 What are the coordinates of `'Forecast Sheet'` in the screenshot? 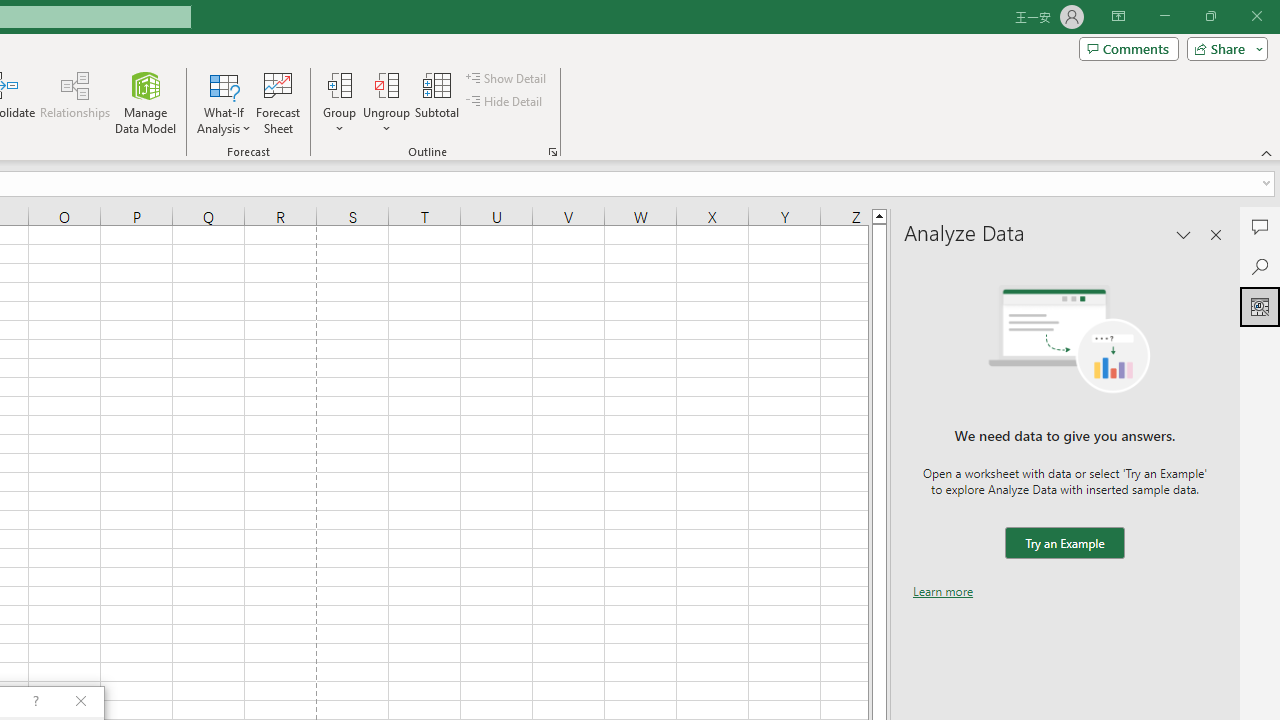 It's located at (277, 103).